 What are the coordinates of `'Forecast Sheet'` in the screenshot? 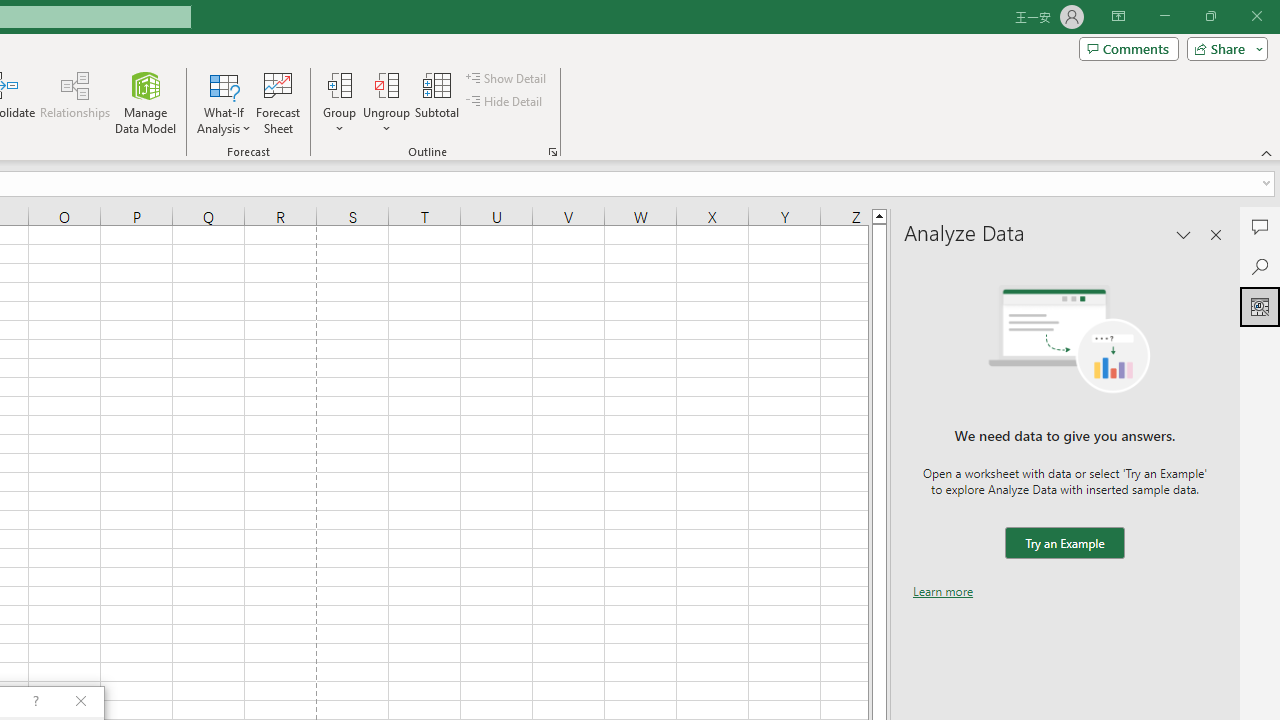 It's located at (277, 103).